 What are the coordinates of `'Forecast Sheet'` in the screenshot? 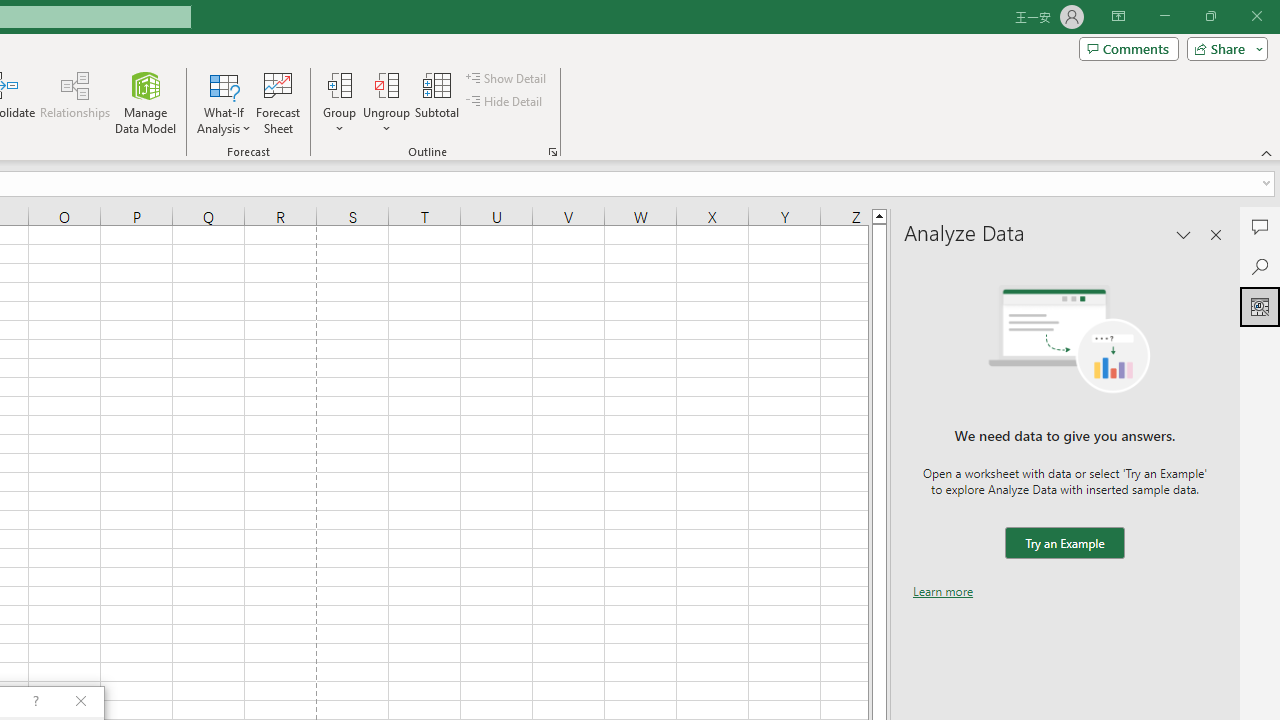 It's located at (277, 103).